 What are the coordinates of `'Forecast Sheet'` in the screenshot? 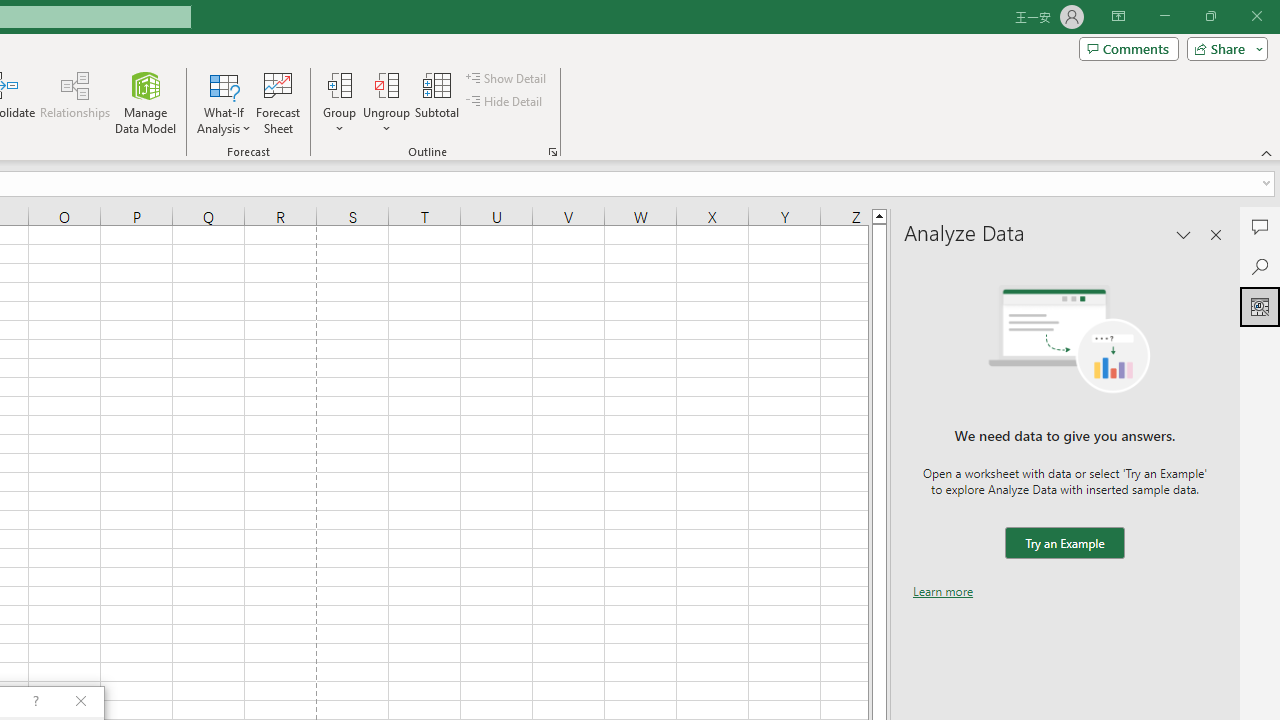 It's located at (277, 103).